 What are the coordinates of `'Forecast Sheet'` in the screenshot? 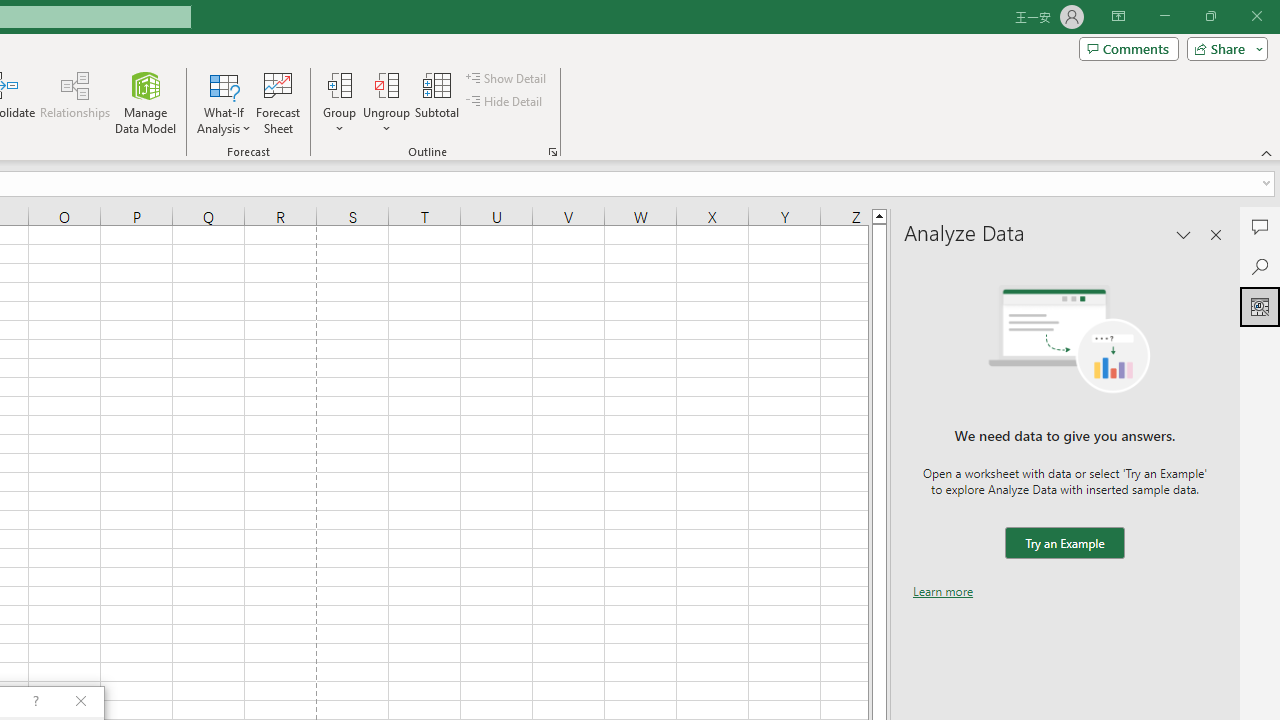 It's located at (277, 103).